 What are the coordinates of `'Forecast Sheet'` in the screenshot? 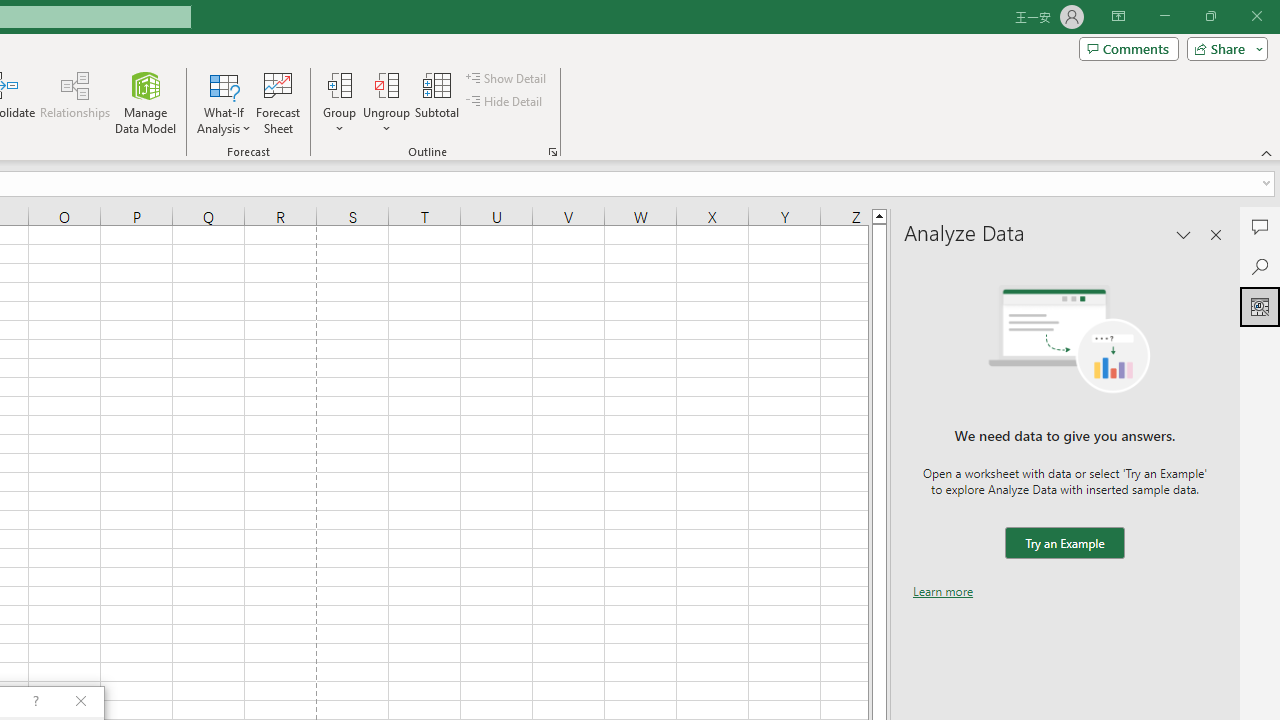 It's located at (277, 103).